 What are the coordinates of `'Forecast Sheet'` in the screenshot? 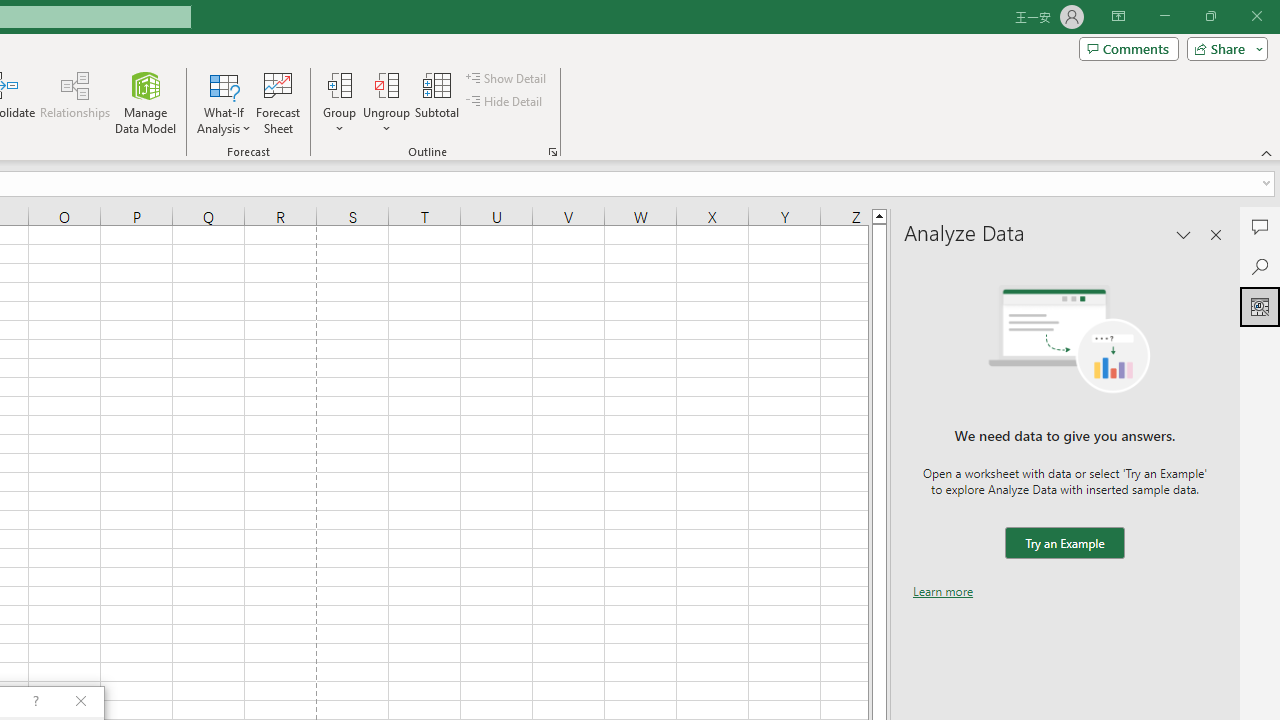 It's located at (277, 103).